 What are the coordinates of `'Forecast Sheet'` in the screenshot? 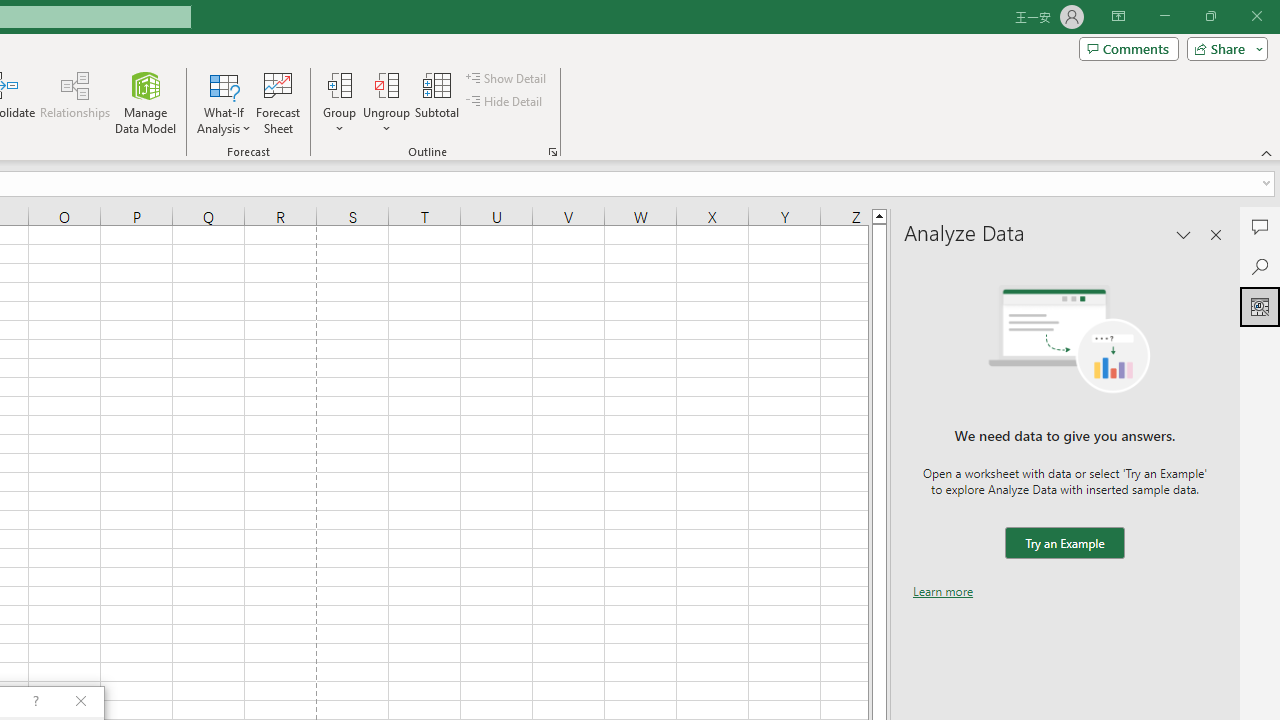 It's located at (277, 103).